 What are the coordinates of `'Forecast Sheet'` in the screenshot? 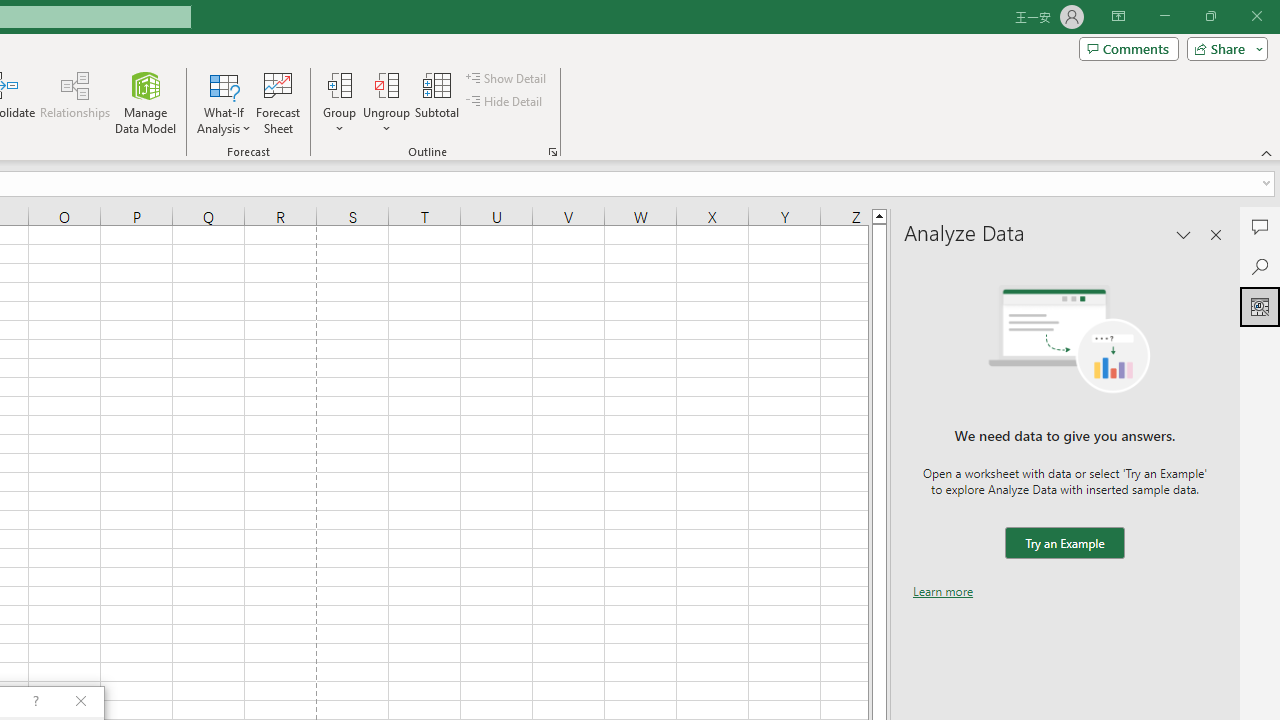 It's located at (277, 103).